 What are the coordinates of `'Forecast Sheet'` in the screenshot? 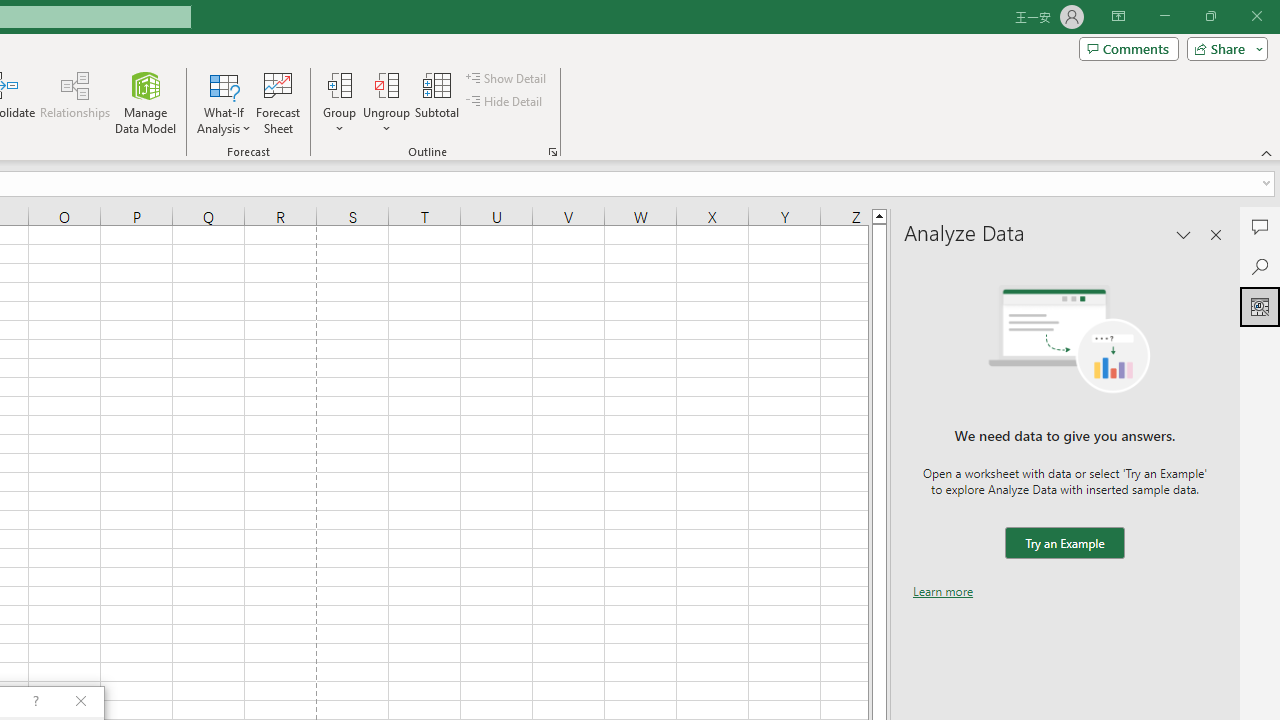 It's located at (277, 103).